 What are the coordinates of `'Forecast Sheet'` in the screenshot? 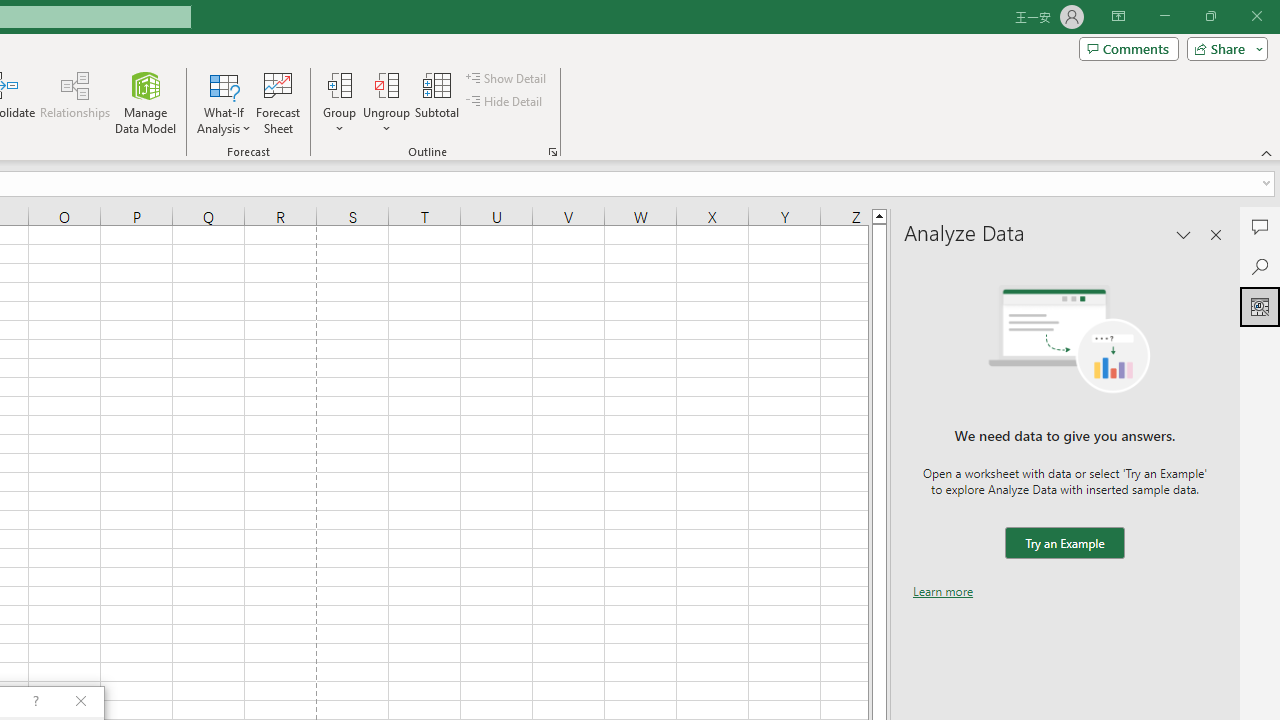 It's located at (277, 103).